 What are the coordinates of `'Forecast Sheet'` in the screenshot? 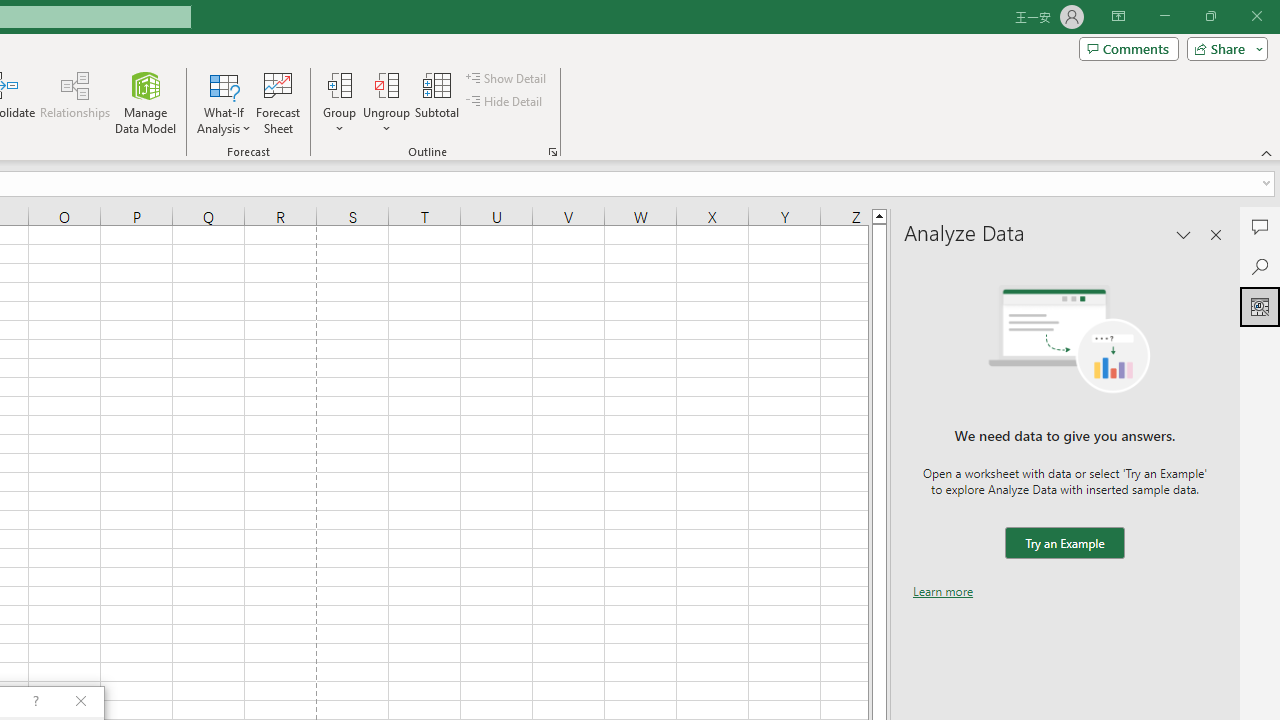 It's located at (277, 103).